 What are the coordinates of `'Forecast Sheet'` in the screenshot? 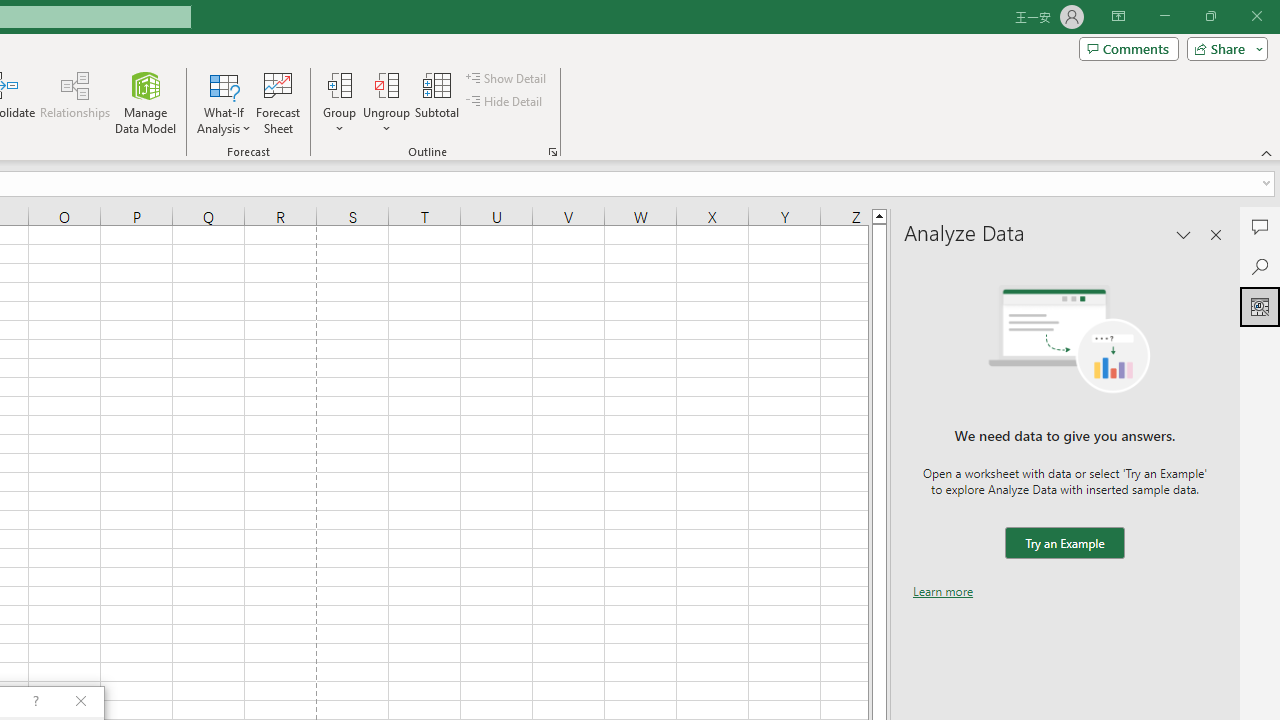 It's located at (277, 103).